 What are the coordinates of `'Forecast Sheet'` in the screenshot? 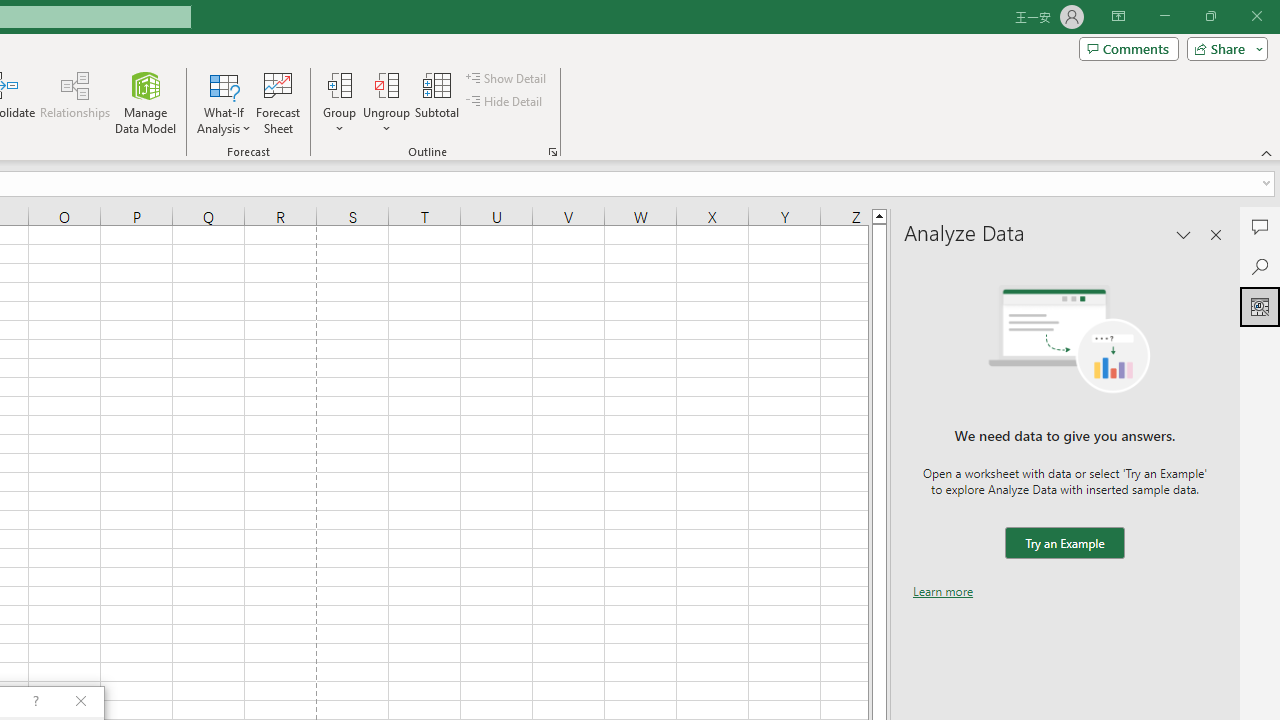 It's located at (277, 103).